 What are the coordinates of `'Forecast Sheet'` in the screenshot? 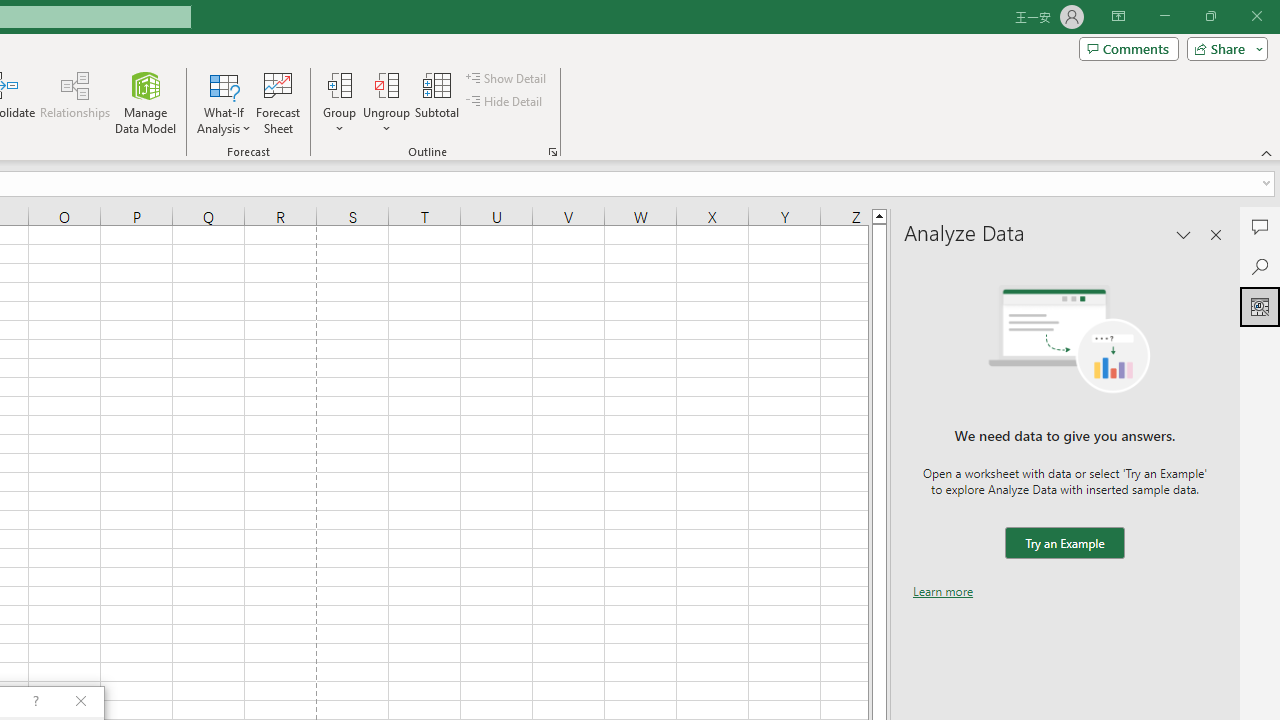 It's located at (277, 103).